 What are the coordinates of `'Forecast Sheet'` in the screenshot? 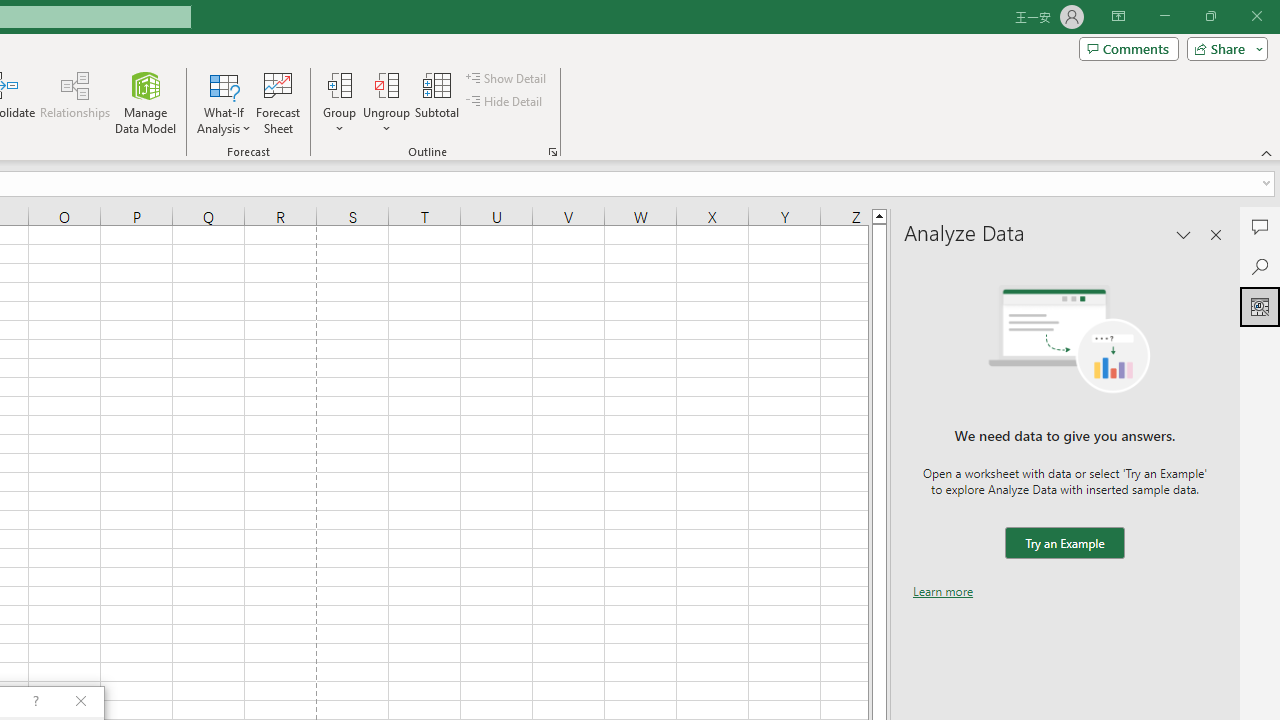 It's located at (277, 103).